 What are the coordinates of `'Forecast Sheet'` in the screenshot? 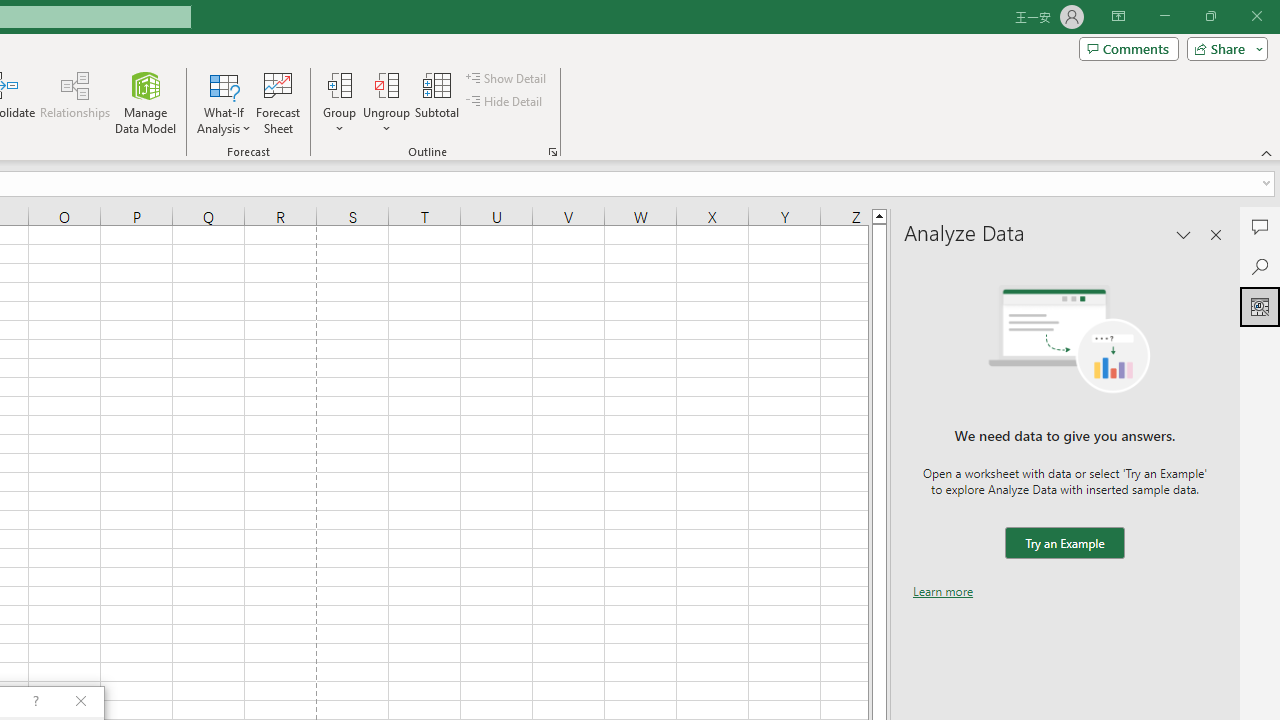 It's located at (277, 103).